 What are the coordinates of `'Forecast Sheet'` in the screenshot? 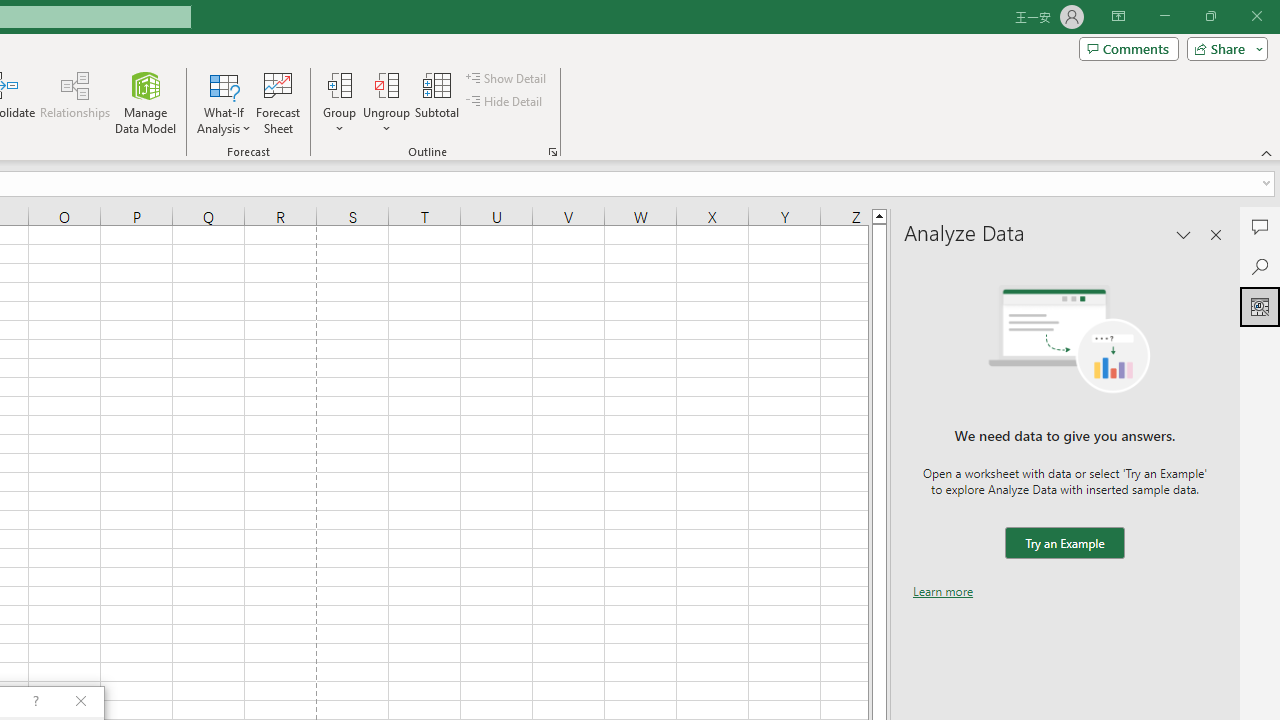 It's located at (277, 103).